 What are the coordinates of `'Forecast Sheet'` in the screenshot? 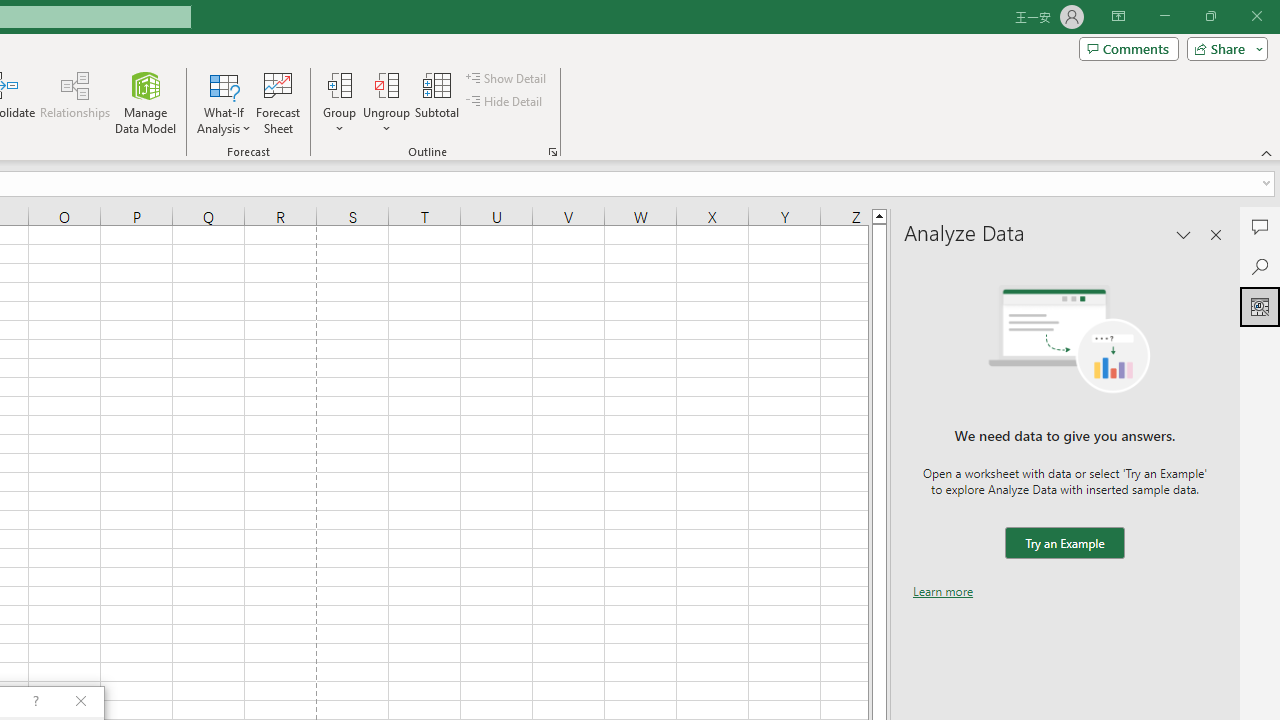 It's located at (277, 103).